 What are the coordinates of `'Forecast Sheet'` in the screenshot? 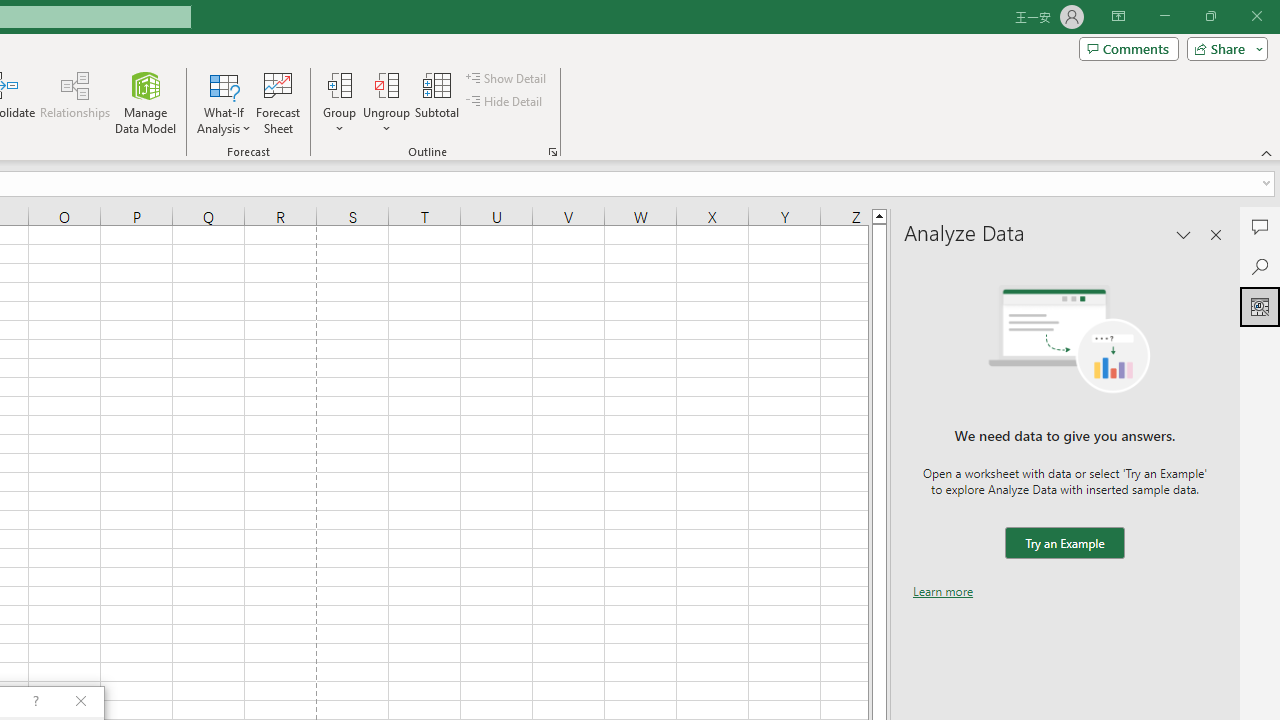 It's located at (277, 103).